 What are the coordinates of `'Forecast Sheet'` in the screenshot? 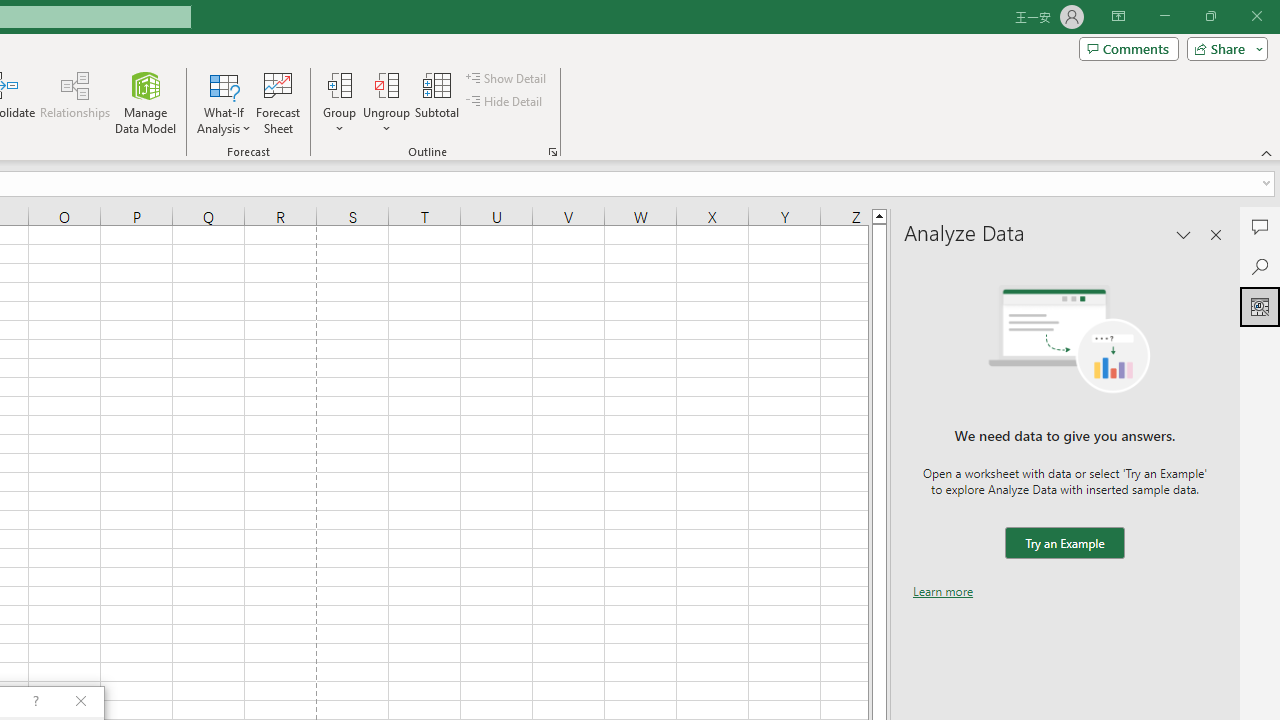 It's located at (277, 103).